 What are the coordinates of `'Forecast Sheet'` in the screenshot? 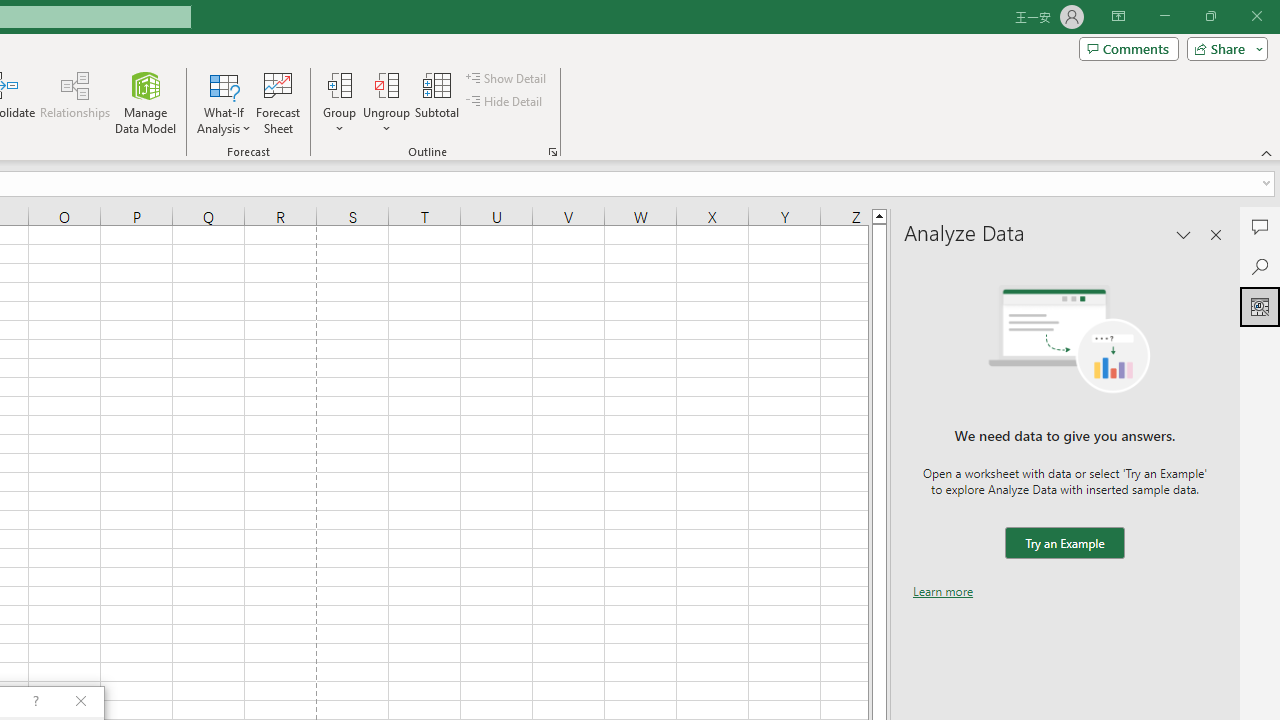 It's located at (277, 103).